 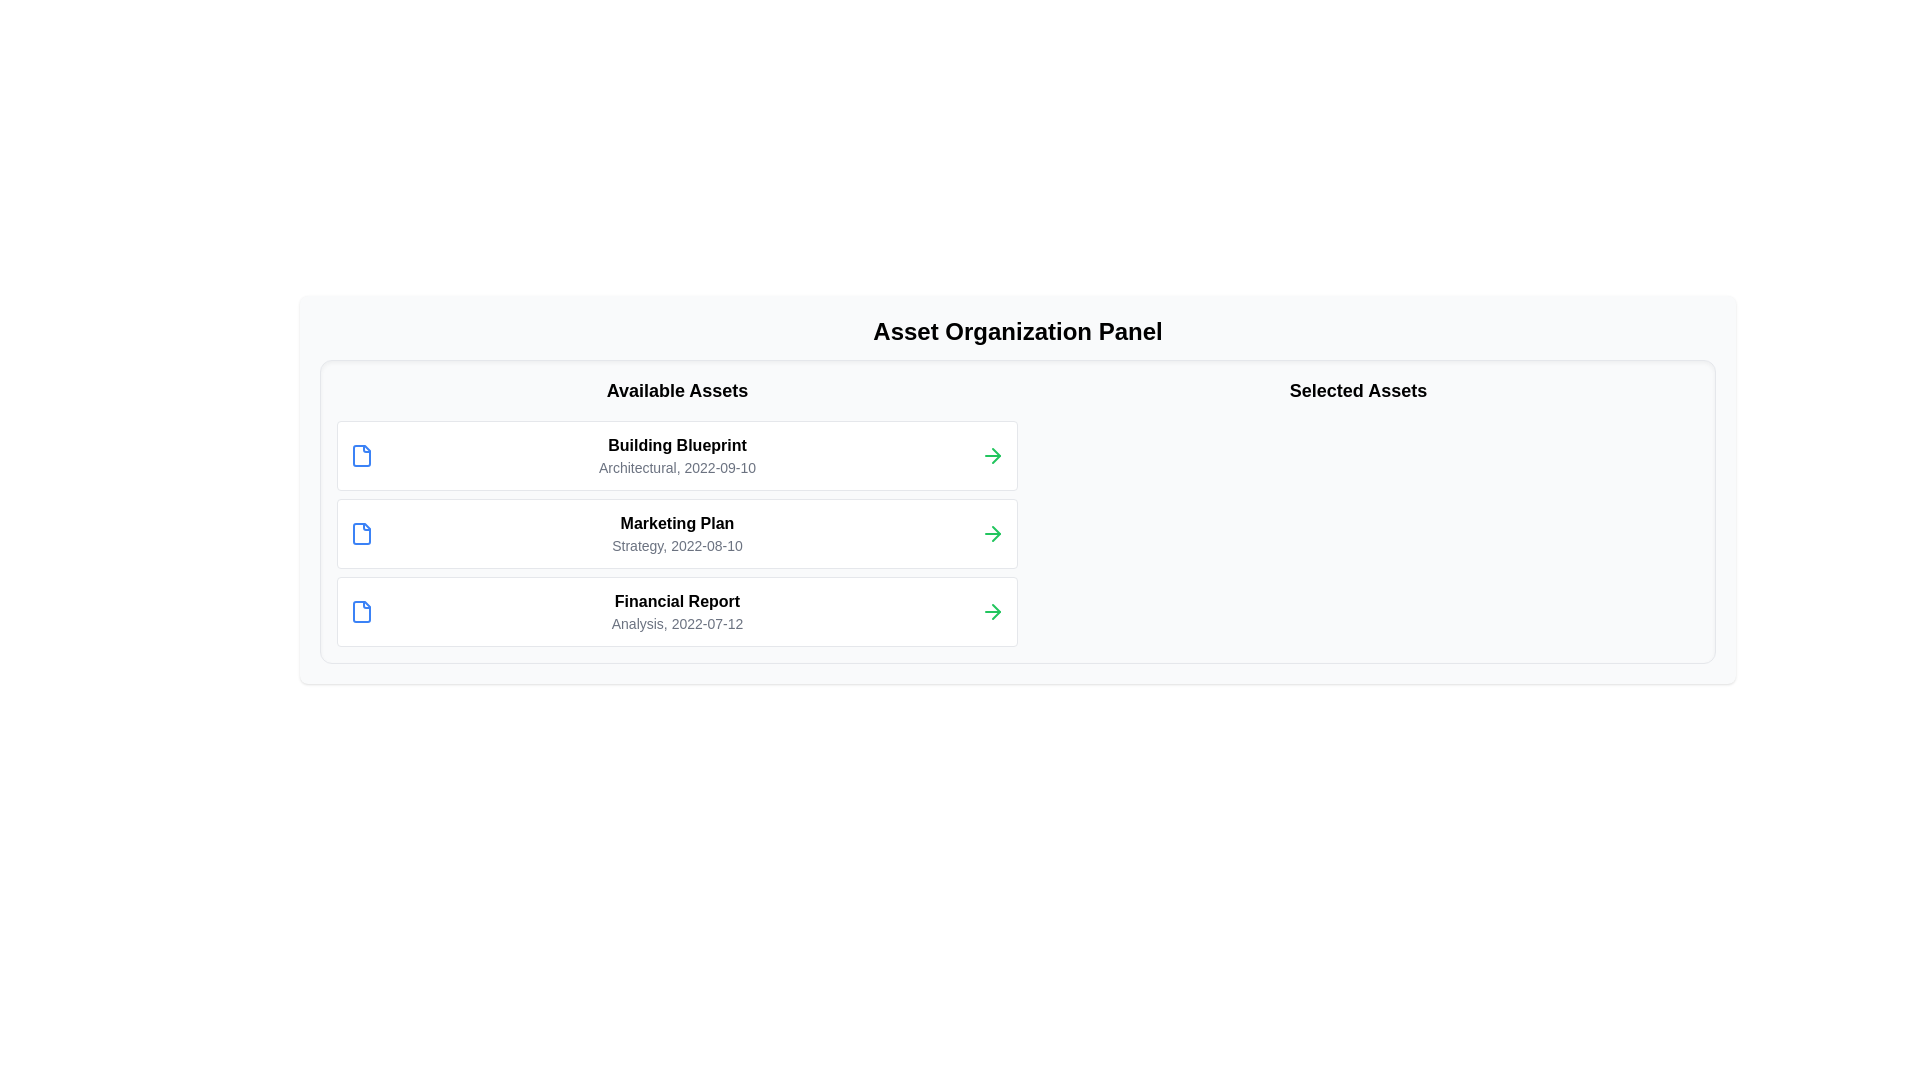 What do you see at coordinates (996, 455) in the screenshot?
I see `the green arrow icon representing an action/navigation chevron located between the 'Marketing Plan' list item and additional content in the 'Available Assets' section` at bounding box center [996, 455].